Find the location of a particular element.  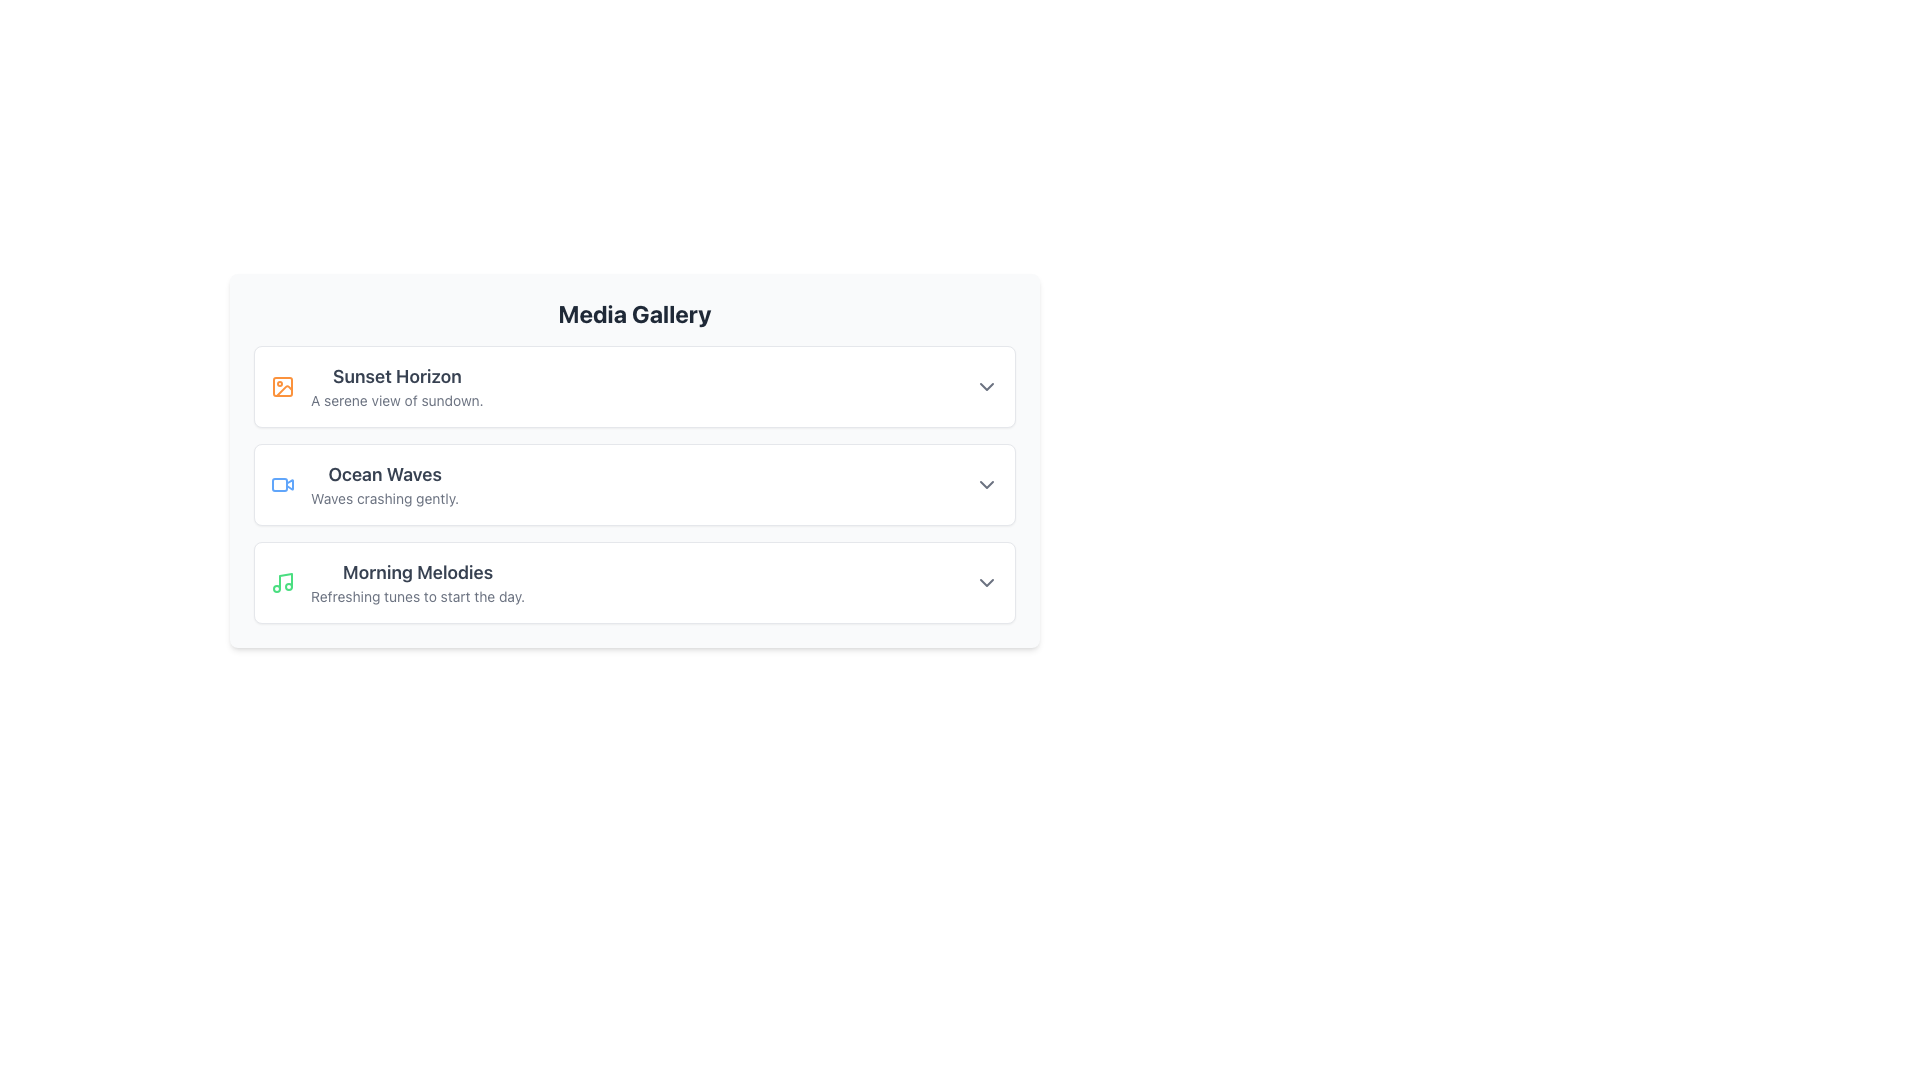

the multimedia item card located in the second vertical section, between 'Sunset Horizon' and 'Morning Melodies' is located at coordinates (633, 461).